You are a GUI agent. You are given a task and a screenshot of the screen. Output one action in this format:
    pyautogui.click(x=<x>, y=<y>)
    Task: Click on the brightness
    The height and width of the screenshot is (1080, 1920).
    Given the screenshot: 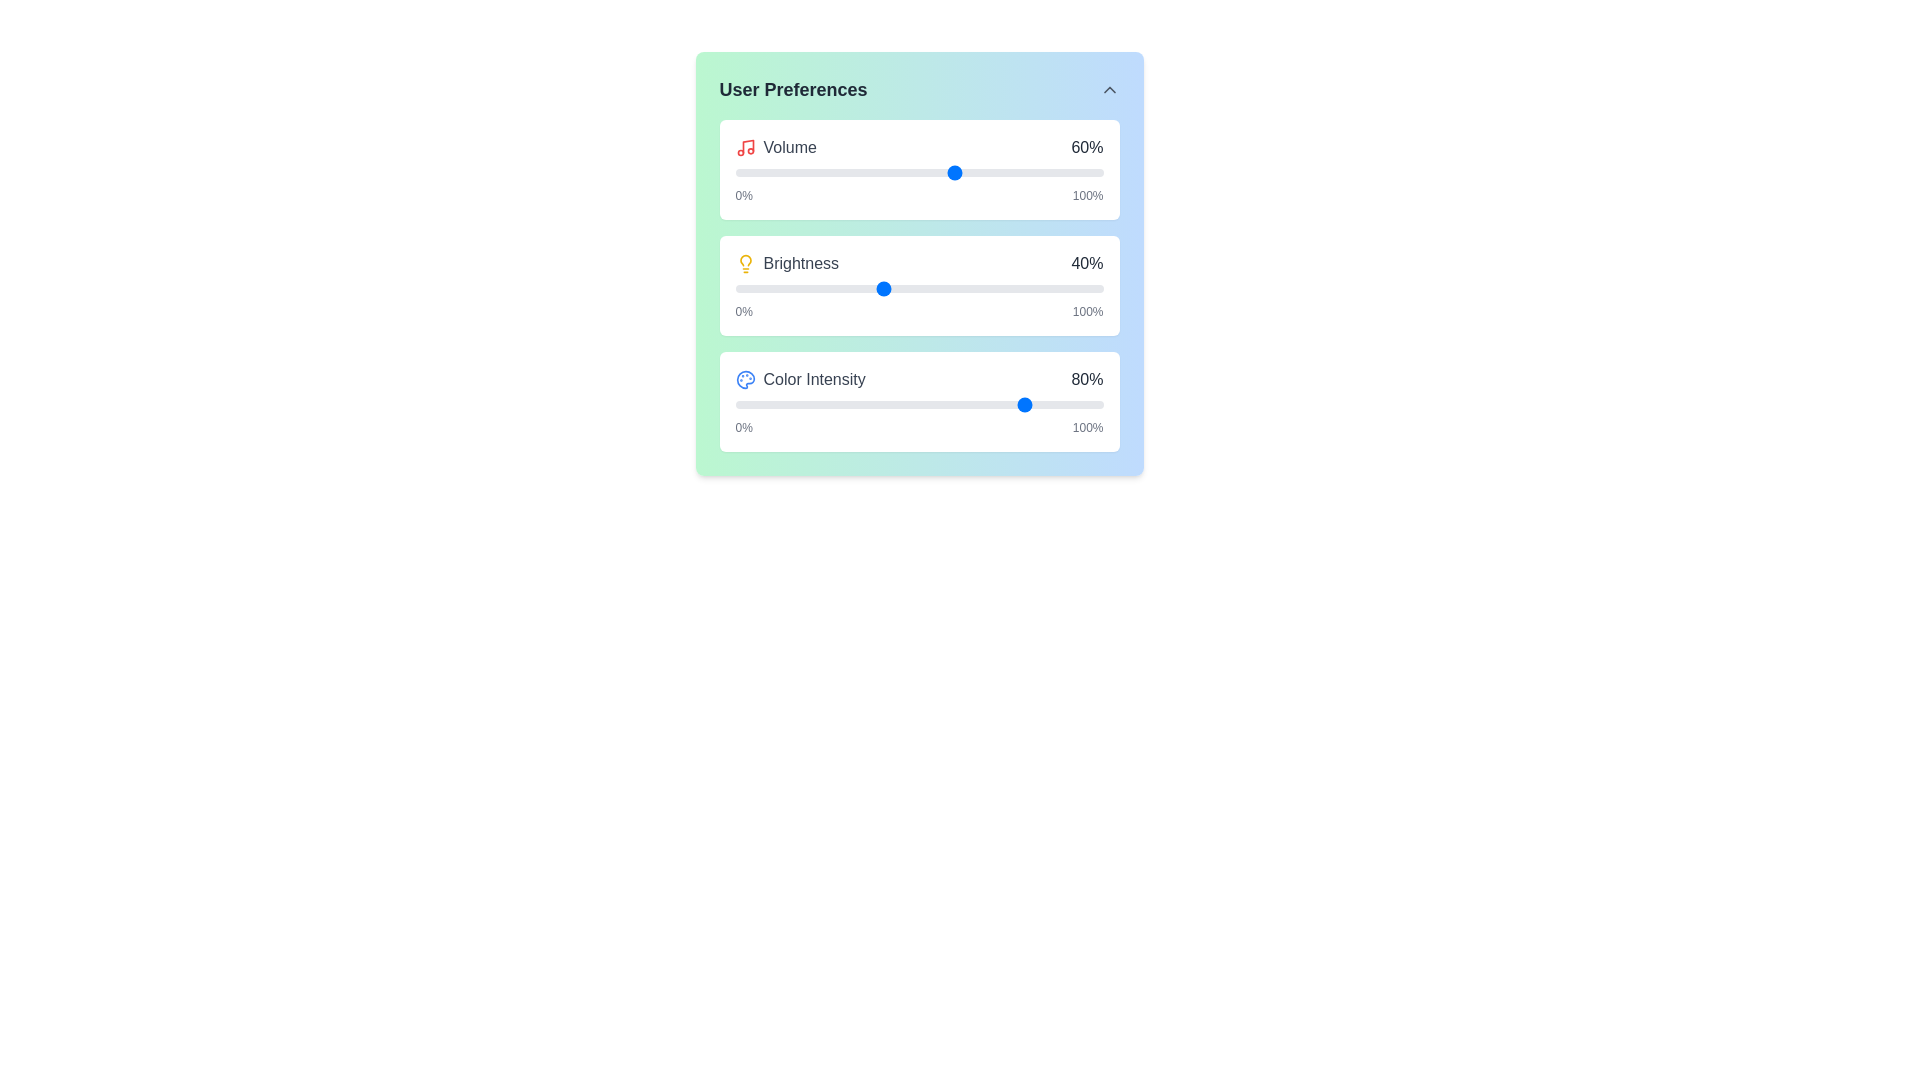 What is the action you would take?
    pyautogui.click(x=782, y=289)
    